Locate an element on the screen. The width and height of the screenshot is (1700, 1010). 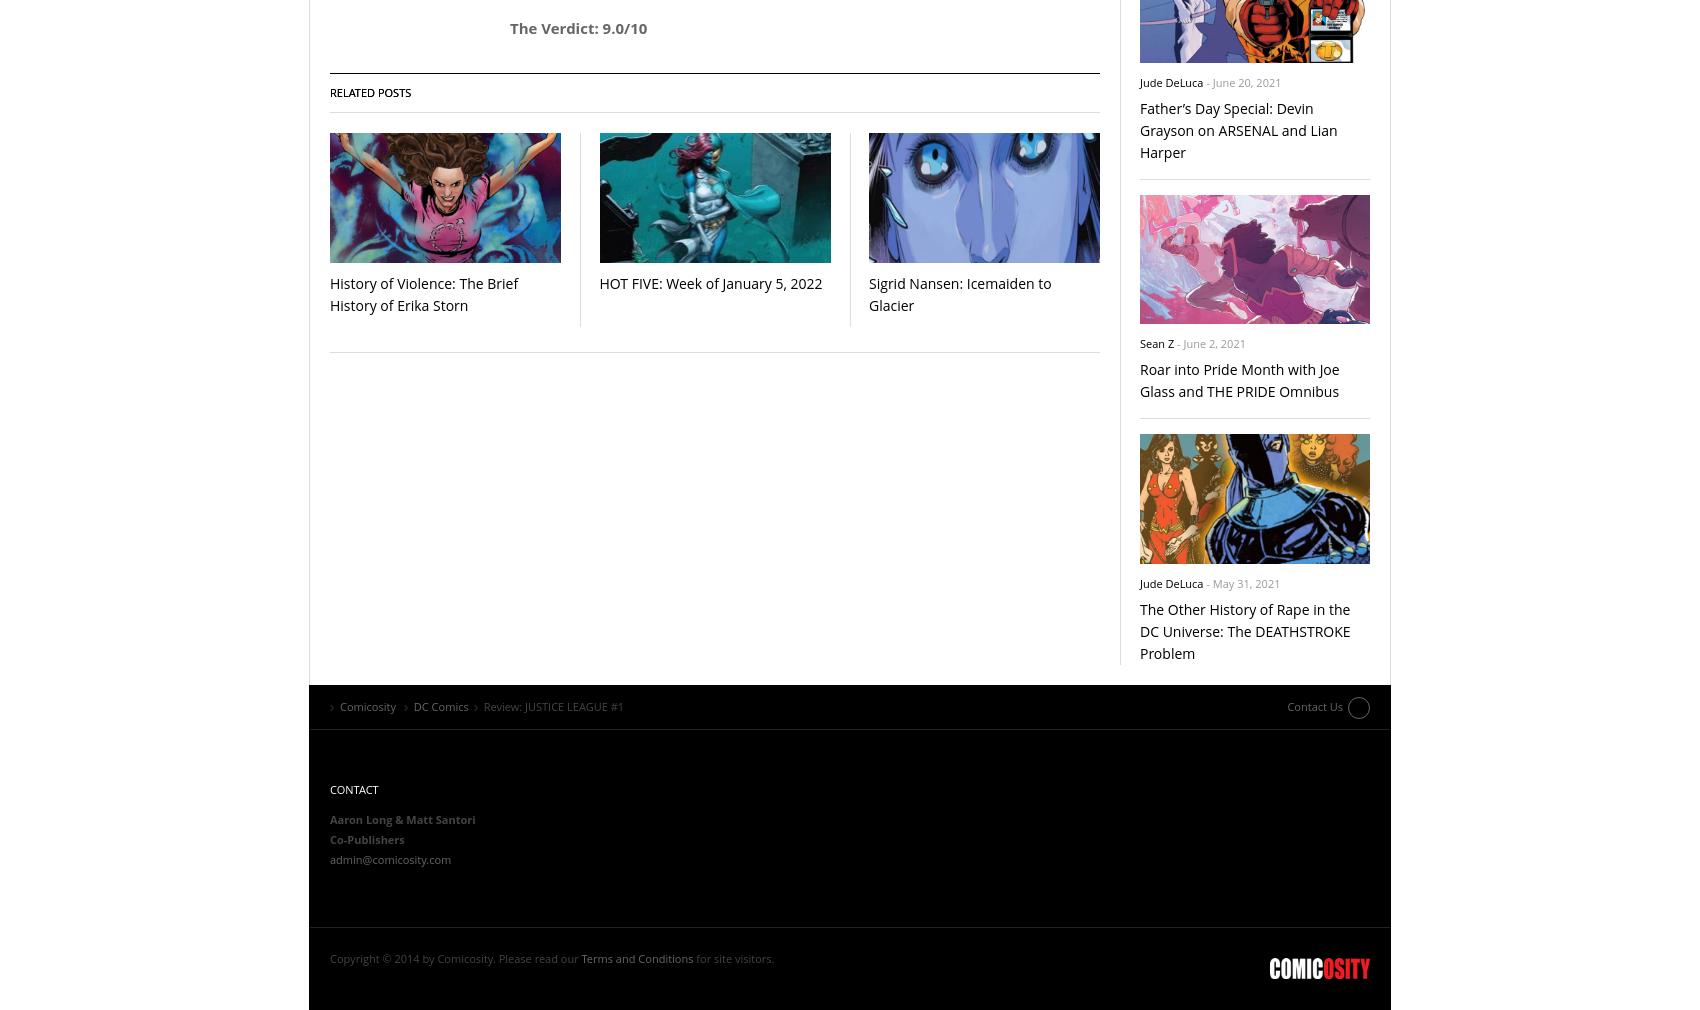
'Roar into Pride Month with Joe Glass and THE PRIDE Omnibus' is located at coordinates (1238, 380).